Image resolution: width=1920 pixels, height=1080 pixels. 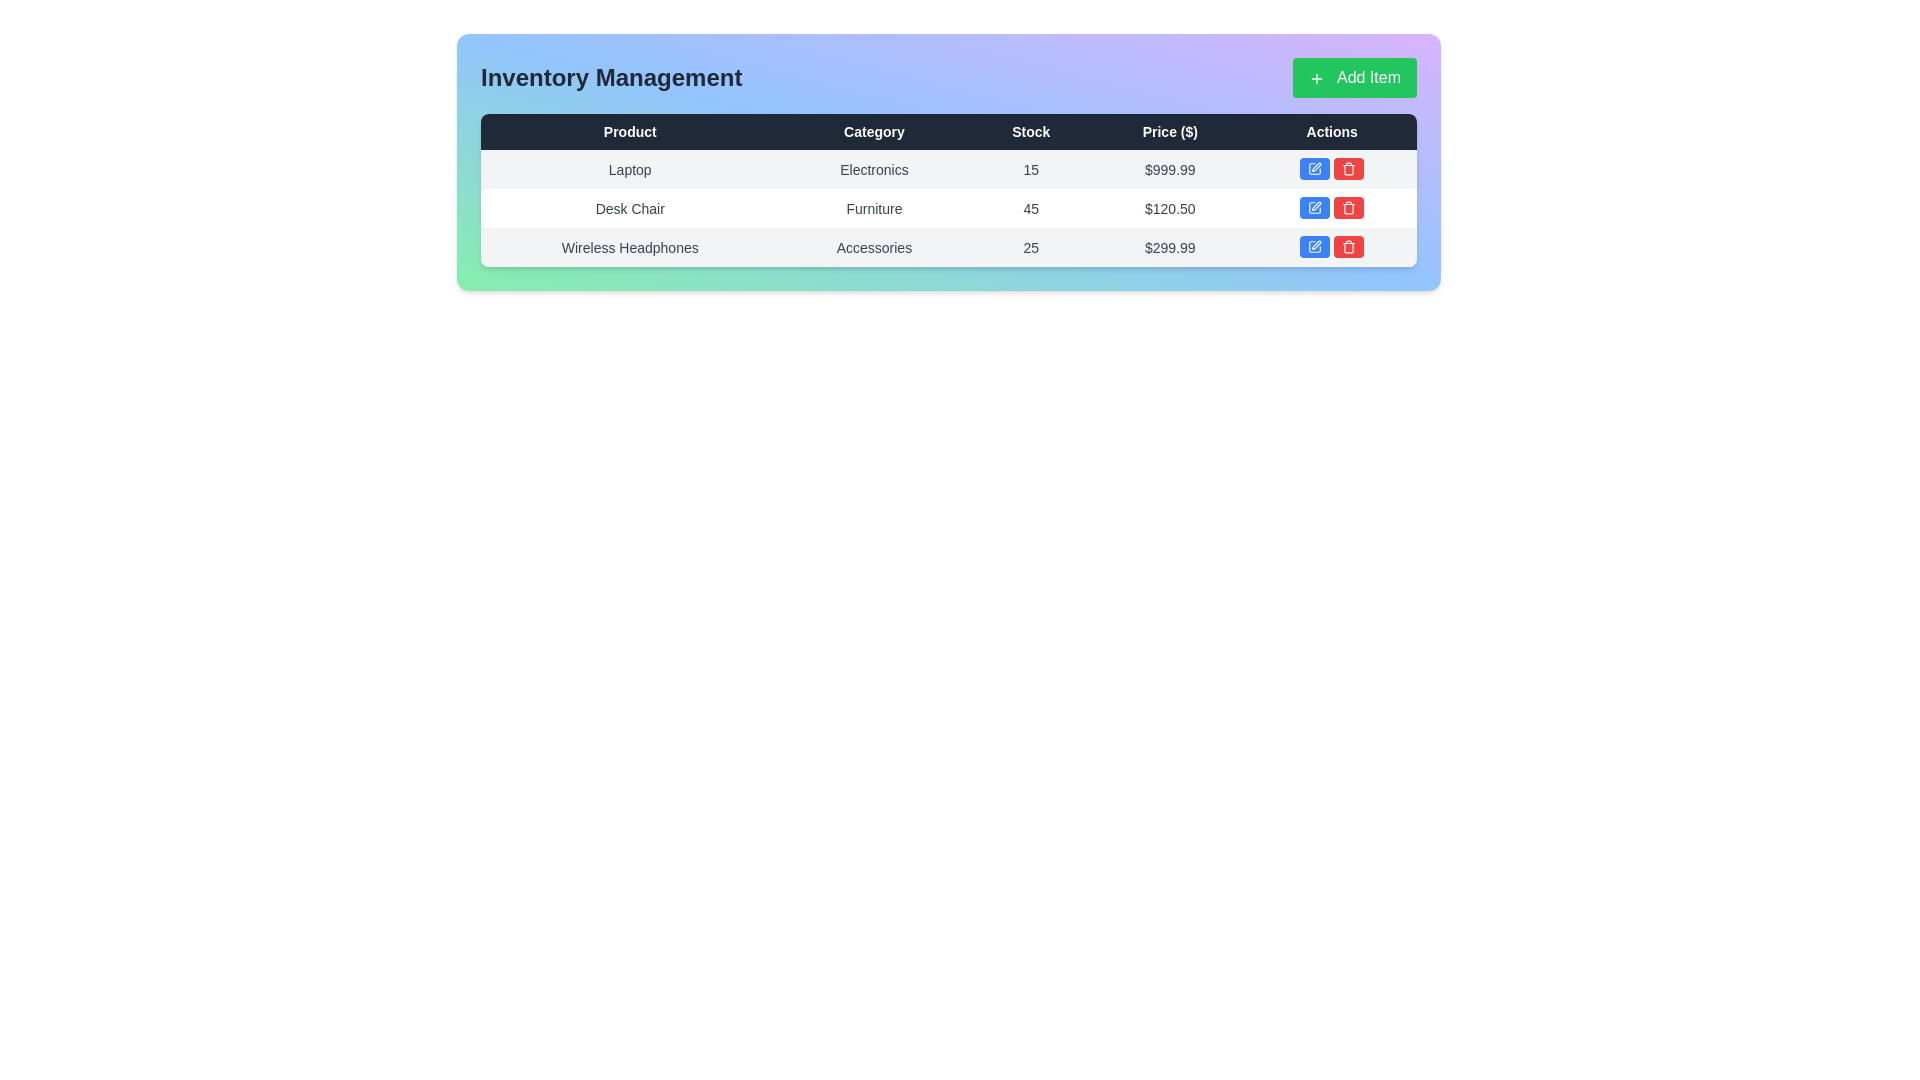 What do you see at coordinates (1031, 131) in the screenshot?
I see `the Text label that serves as the header for the stock quantities column, positioned between 'Category' and 'Price ($)' headers at the top of the table` at bounding box center [1031, 131].